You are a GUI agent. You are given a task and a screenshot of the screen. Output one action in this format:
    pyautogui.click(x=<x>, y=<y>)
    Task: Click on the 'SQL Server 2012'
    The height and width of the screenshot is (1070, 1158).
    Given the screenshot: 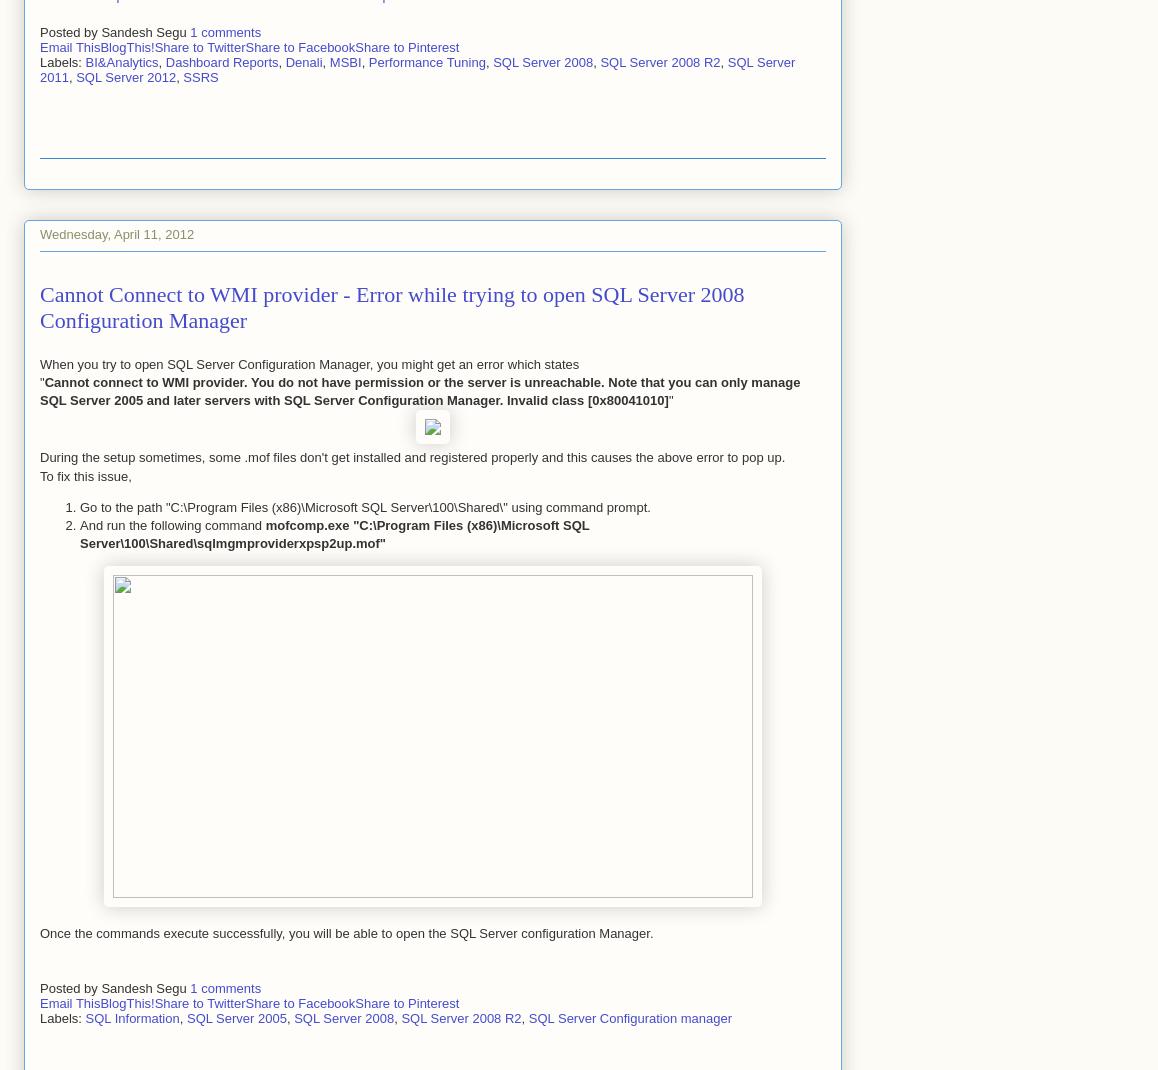 What is the action you would take?
    pyautogui.click(x=124, y=75)
    